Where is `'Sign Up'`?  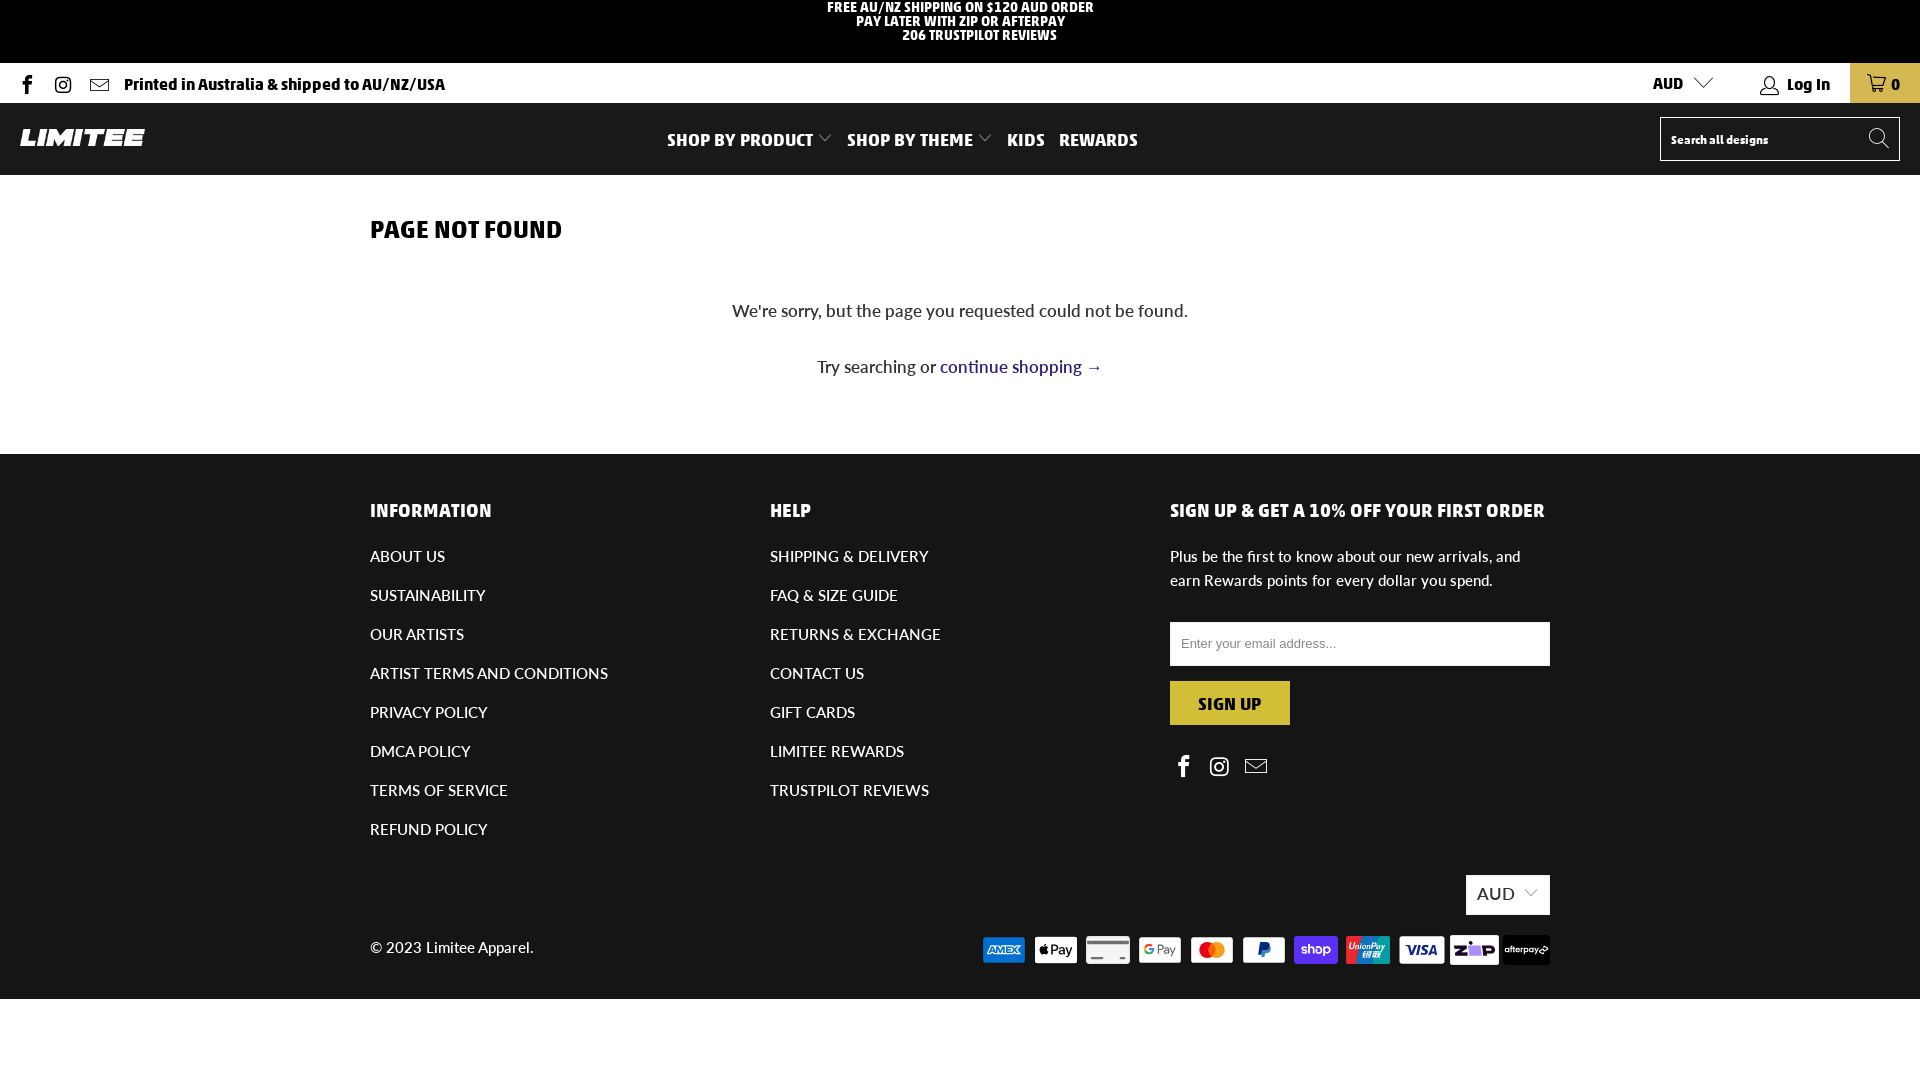
'Sign Up' is located at coordinates (1228, 701).